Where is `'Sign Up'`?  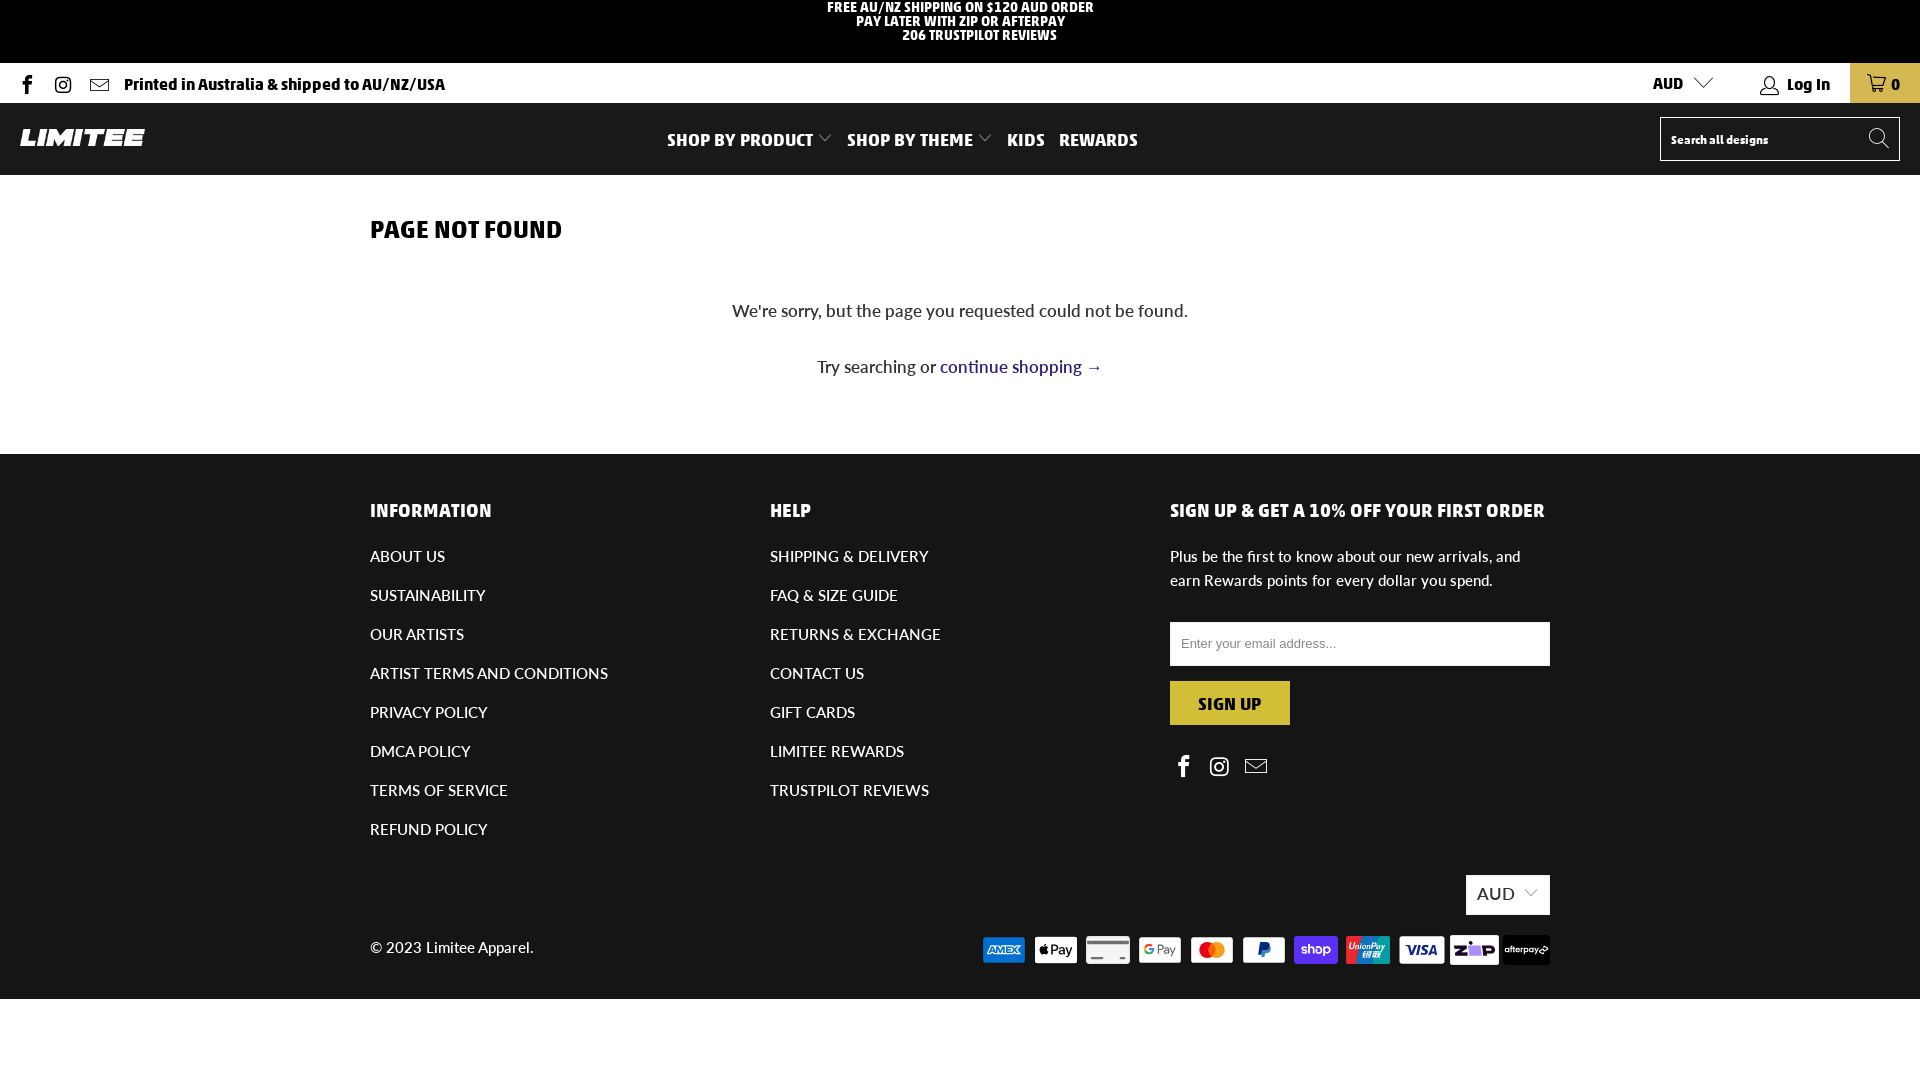
'Sign Up' is located at coordinates (1228, 701).